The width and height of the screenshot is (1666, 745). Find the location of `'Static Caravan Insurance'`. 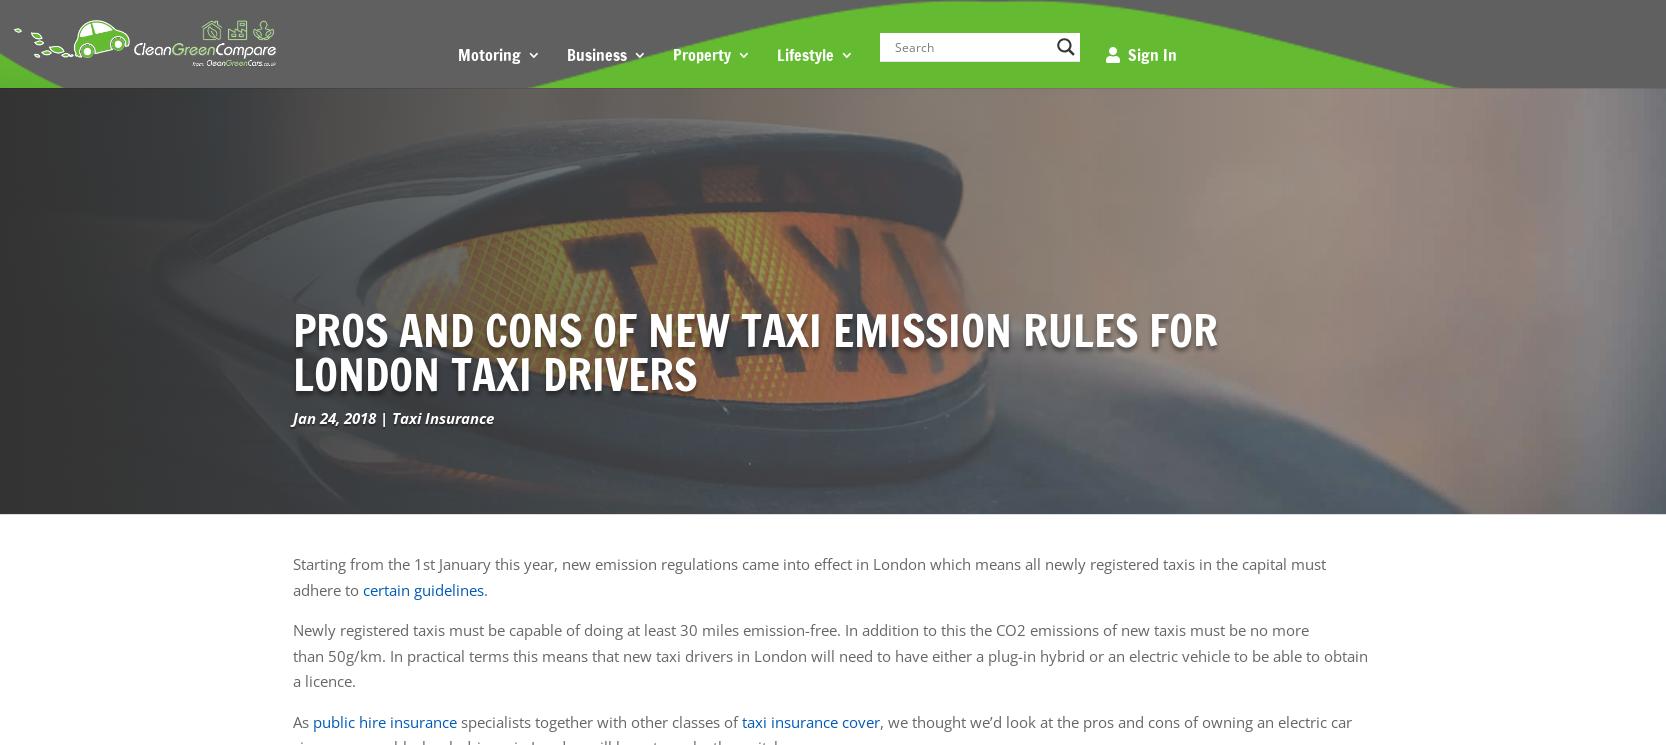

'Static Caravan Insurance' is located at coordinates (880, 263).